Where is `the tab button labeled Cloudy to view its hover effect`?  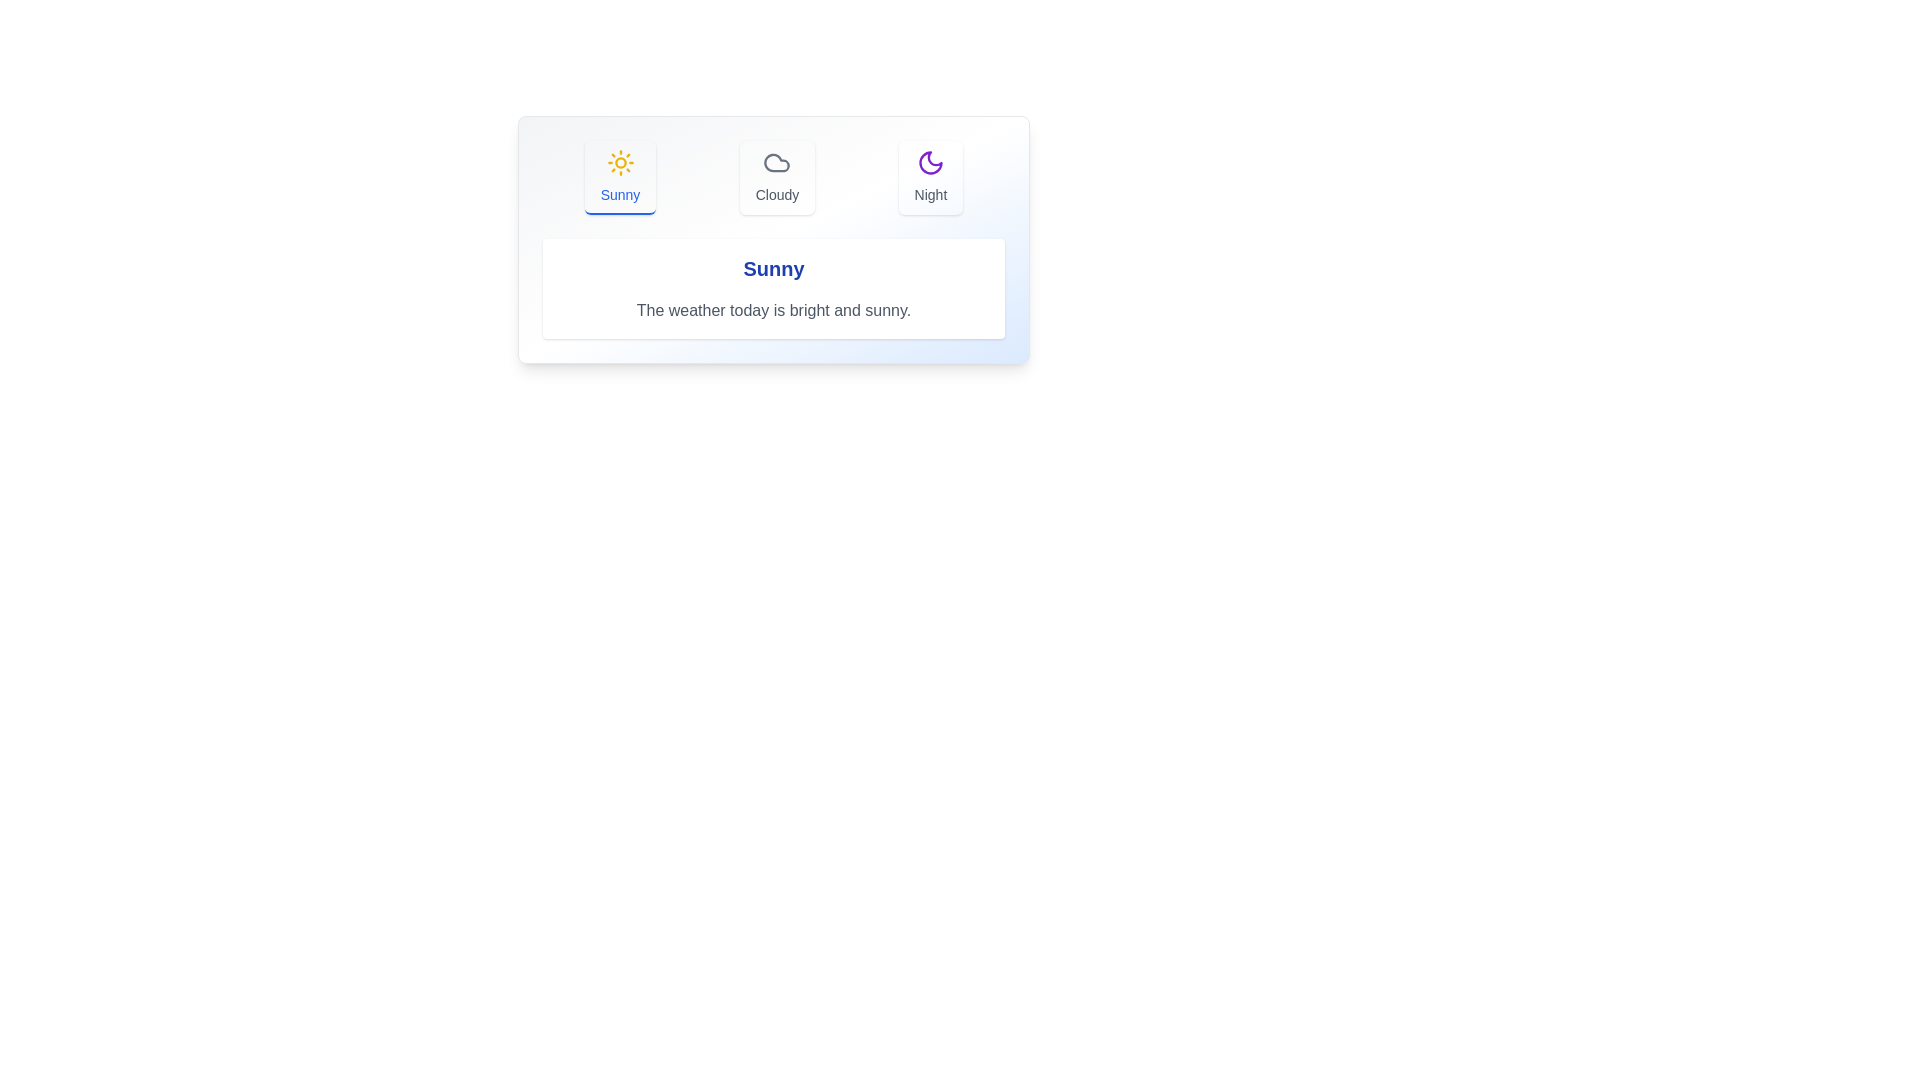
the tab button labeled Cloudy to view its hover effect is located at coordinates (776, 176).